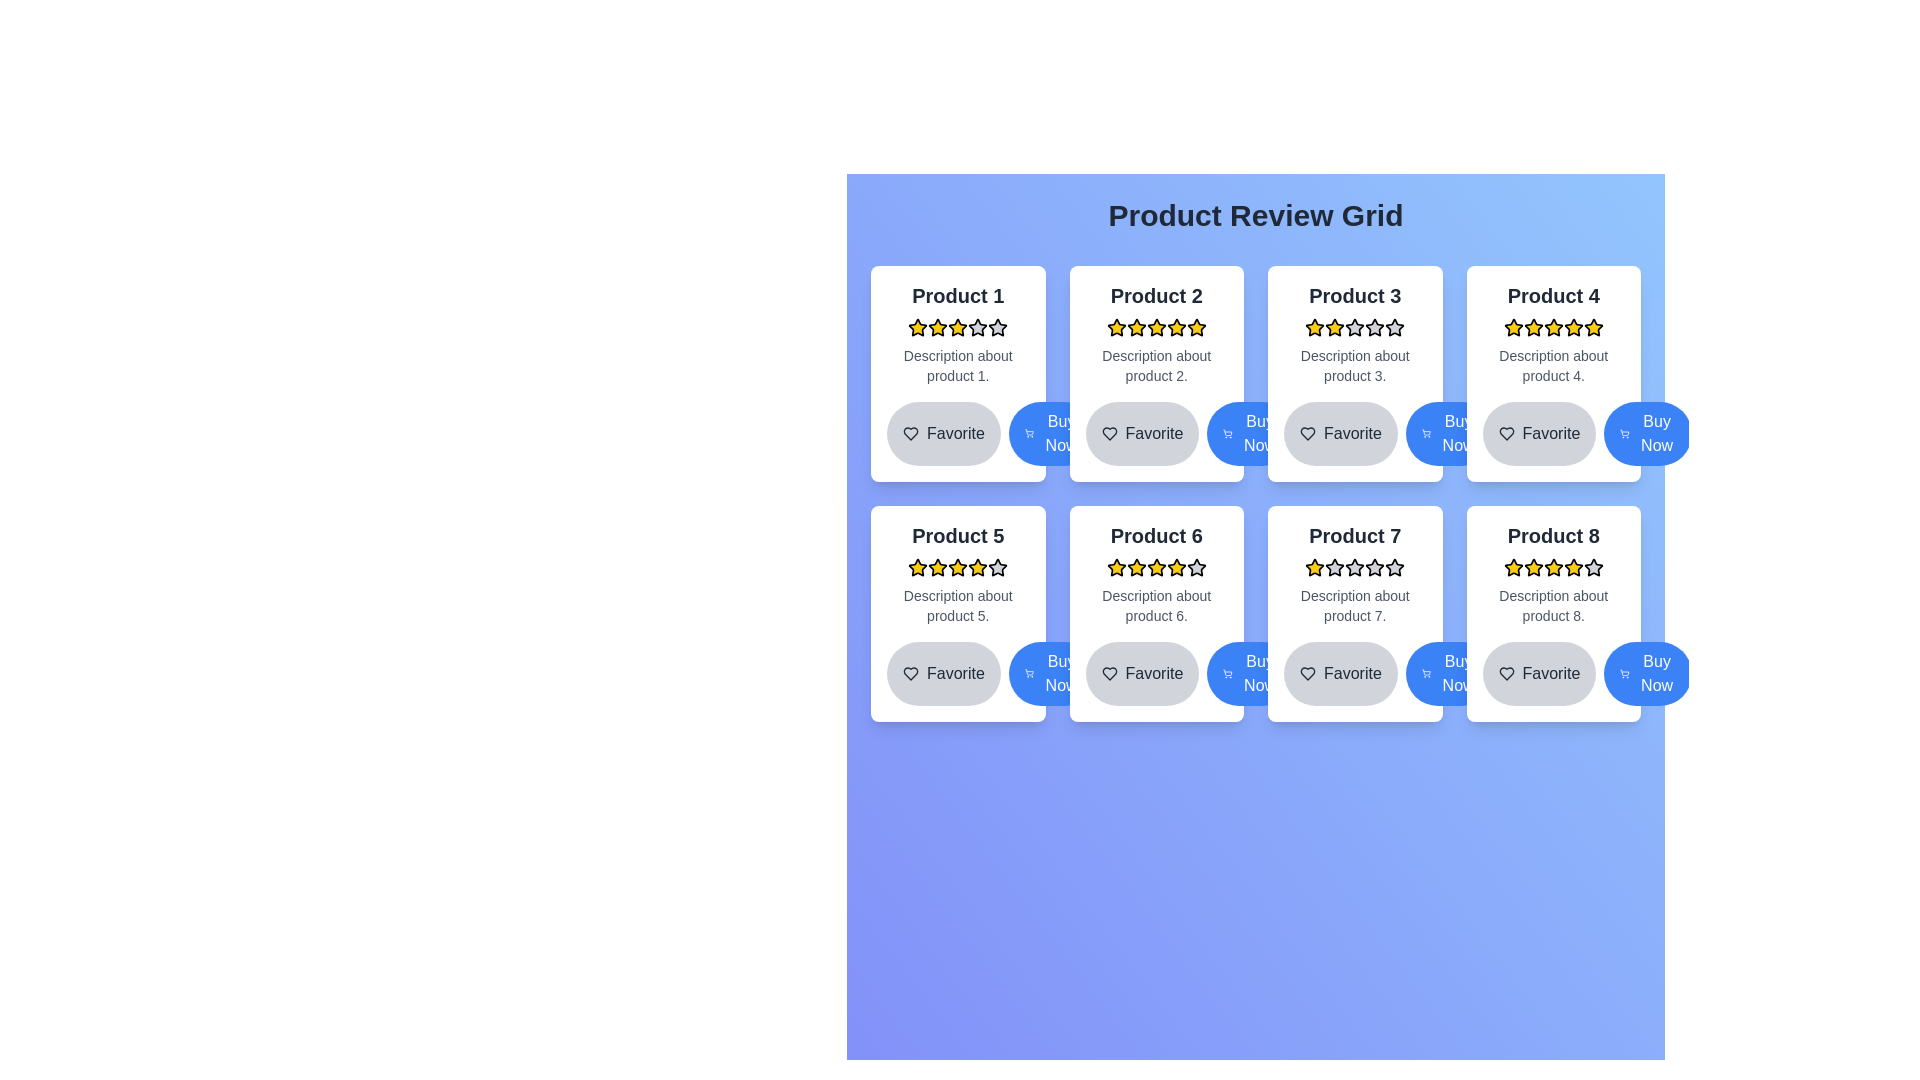 This screenshot has height=1080, width=1920. What do you see at coordinates (1335, 567) in the screenshot?
I see `the first rating star for 'Product 7' to indicate rating intention` at bounding box center [1335, 567].